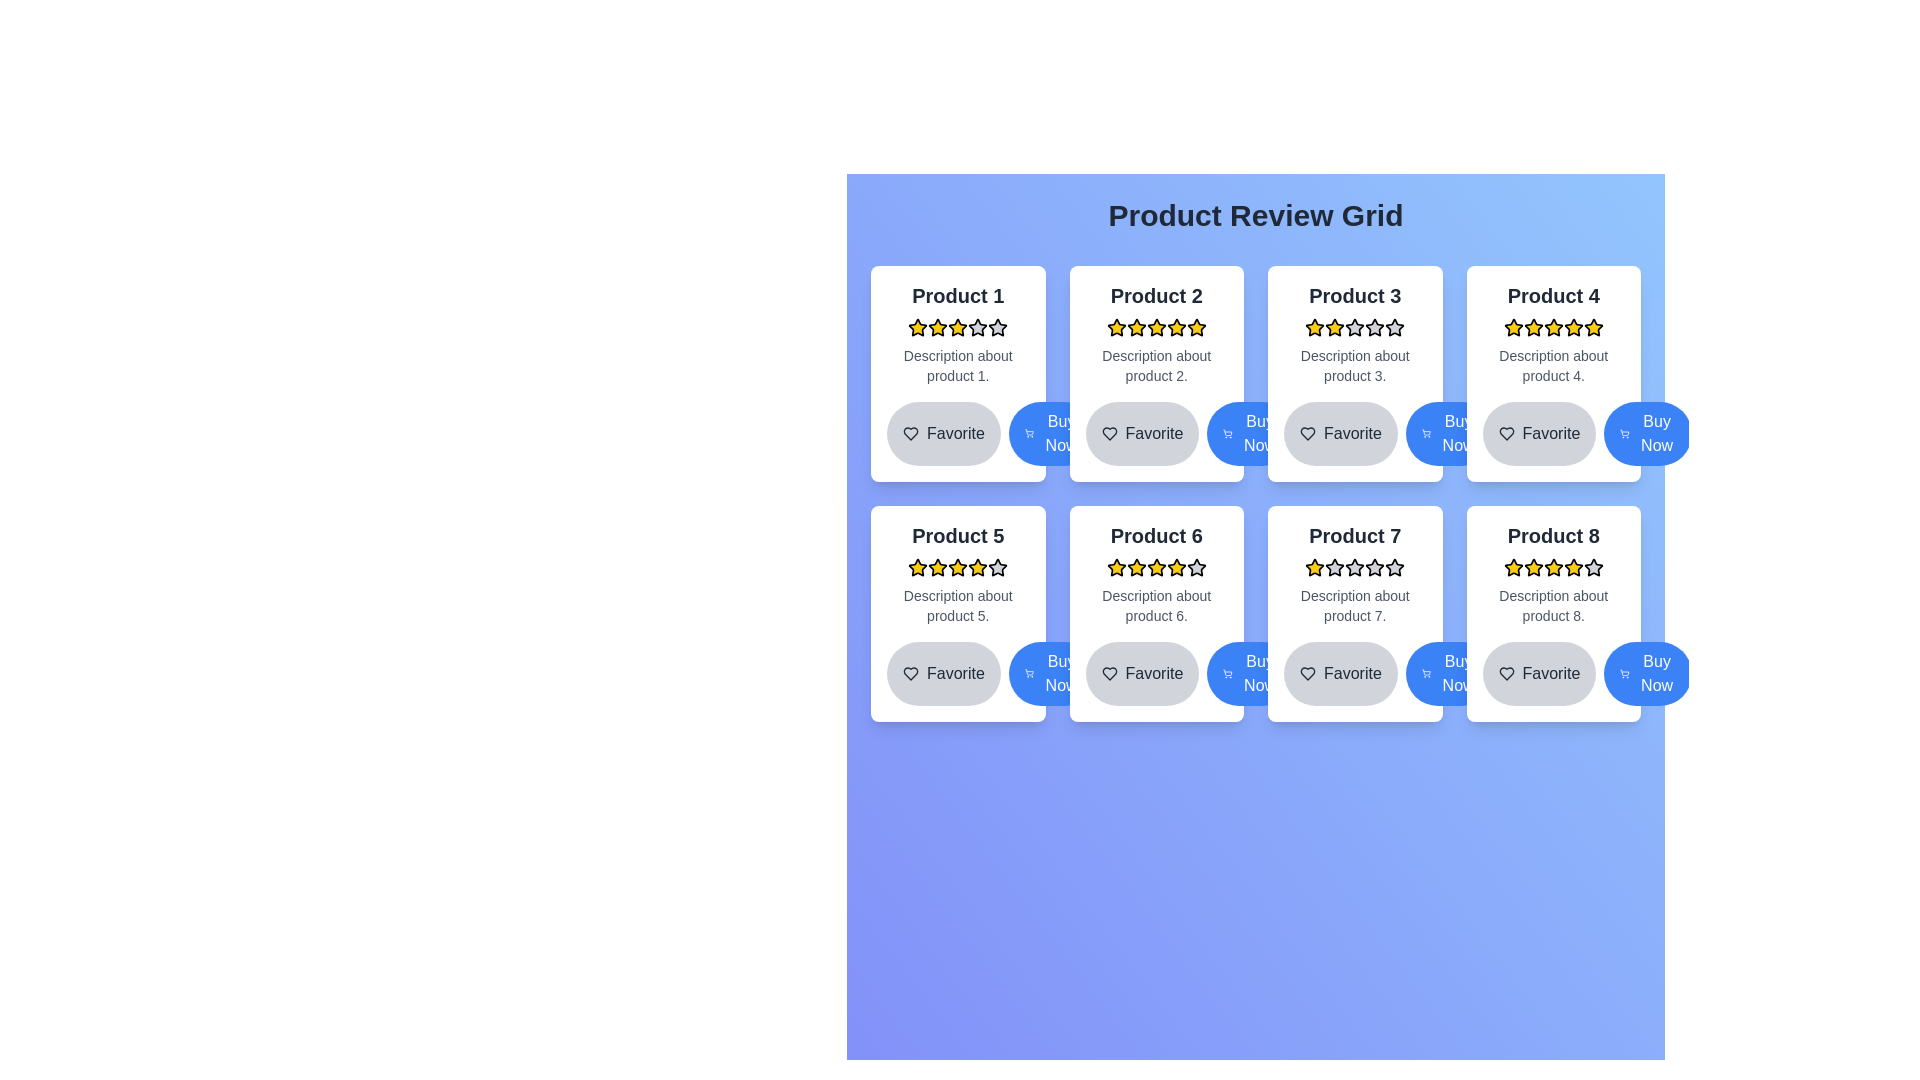 This screenshot has height=1080, width=1920. What do you see at coordinates (1335, 567) in the screenshot?
I see `the first rating star for 'Product 7' to indicate rating intention` at bounding box center [1335, 567].